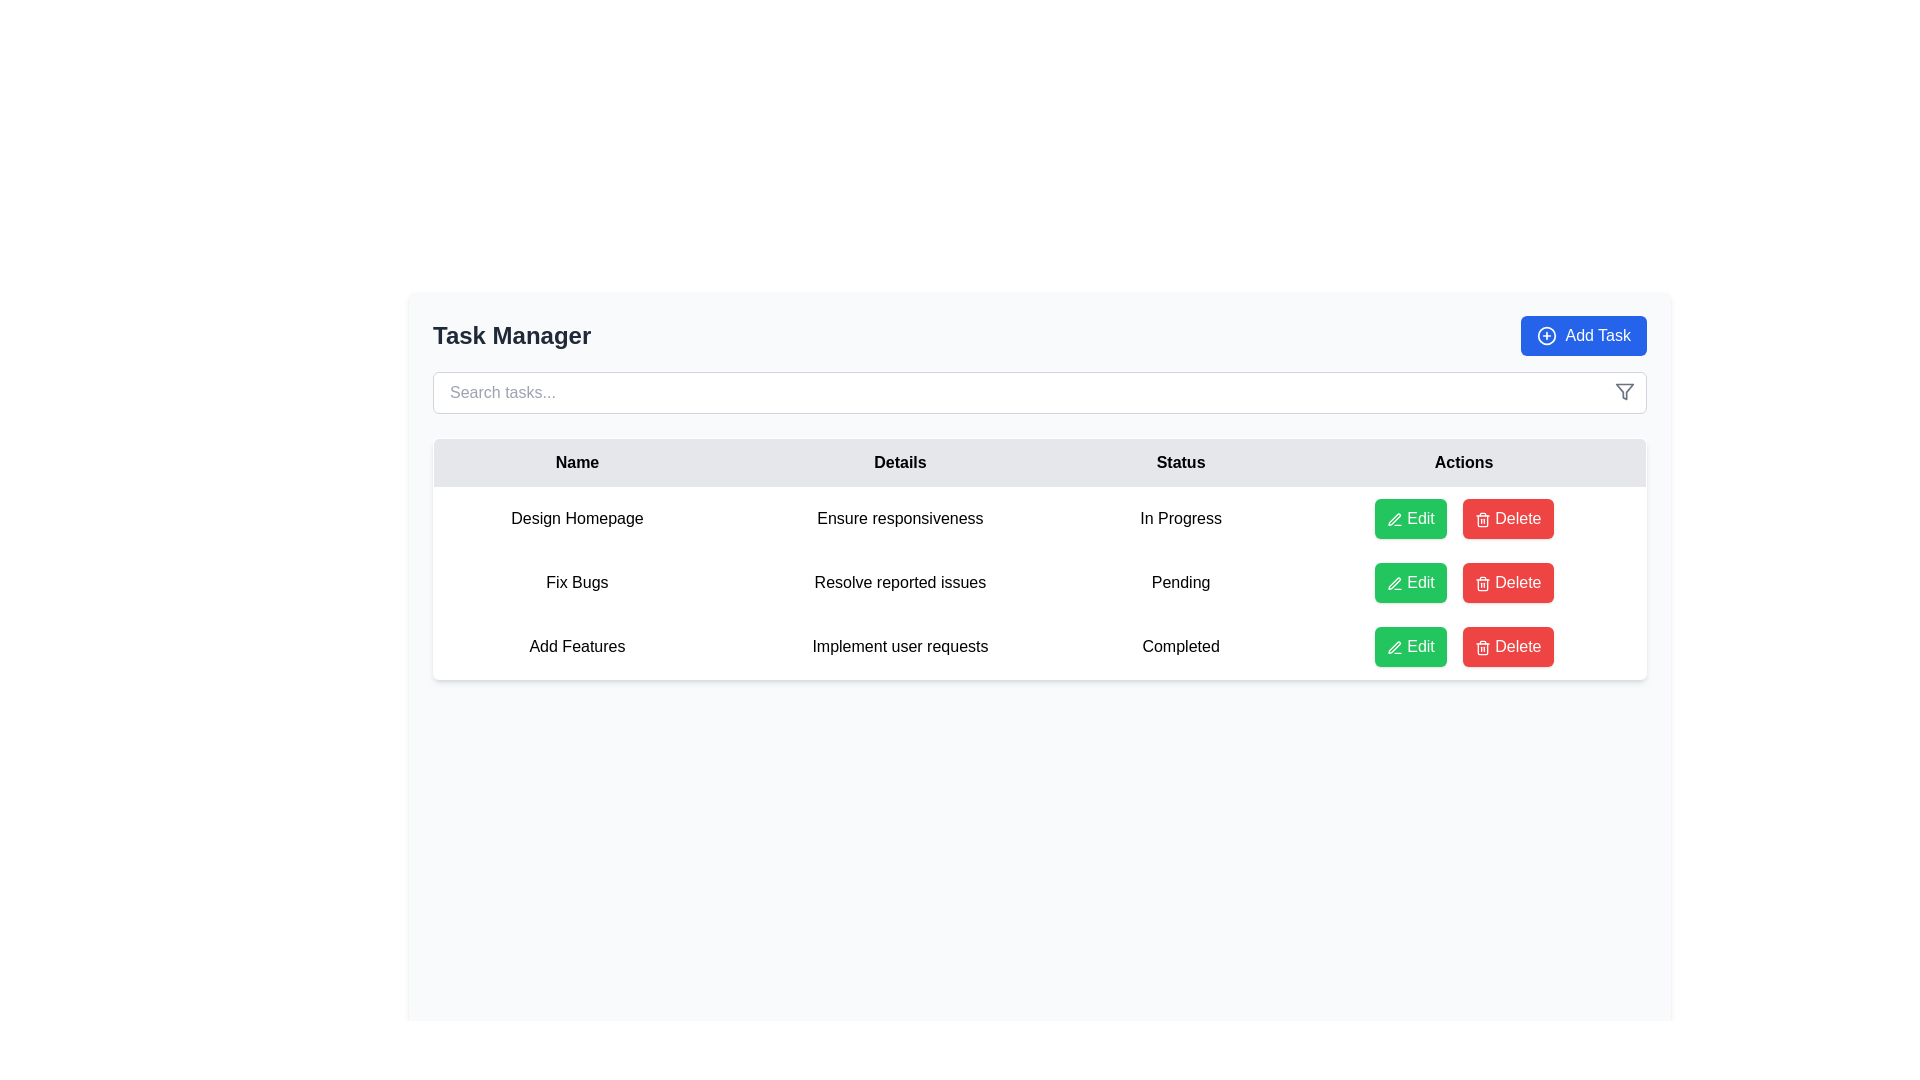 The image size is (1920, 1080). Describe the element at coordinates (1393, 518) in the screenshot. I see `the pen icon within the 'Edit' button in the 'Actions' column of the first row of the task table to initiate task editing` at that location.